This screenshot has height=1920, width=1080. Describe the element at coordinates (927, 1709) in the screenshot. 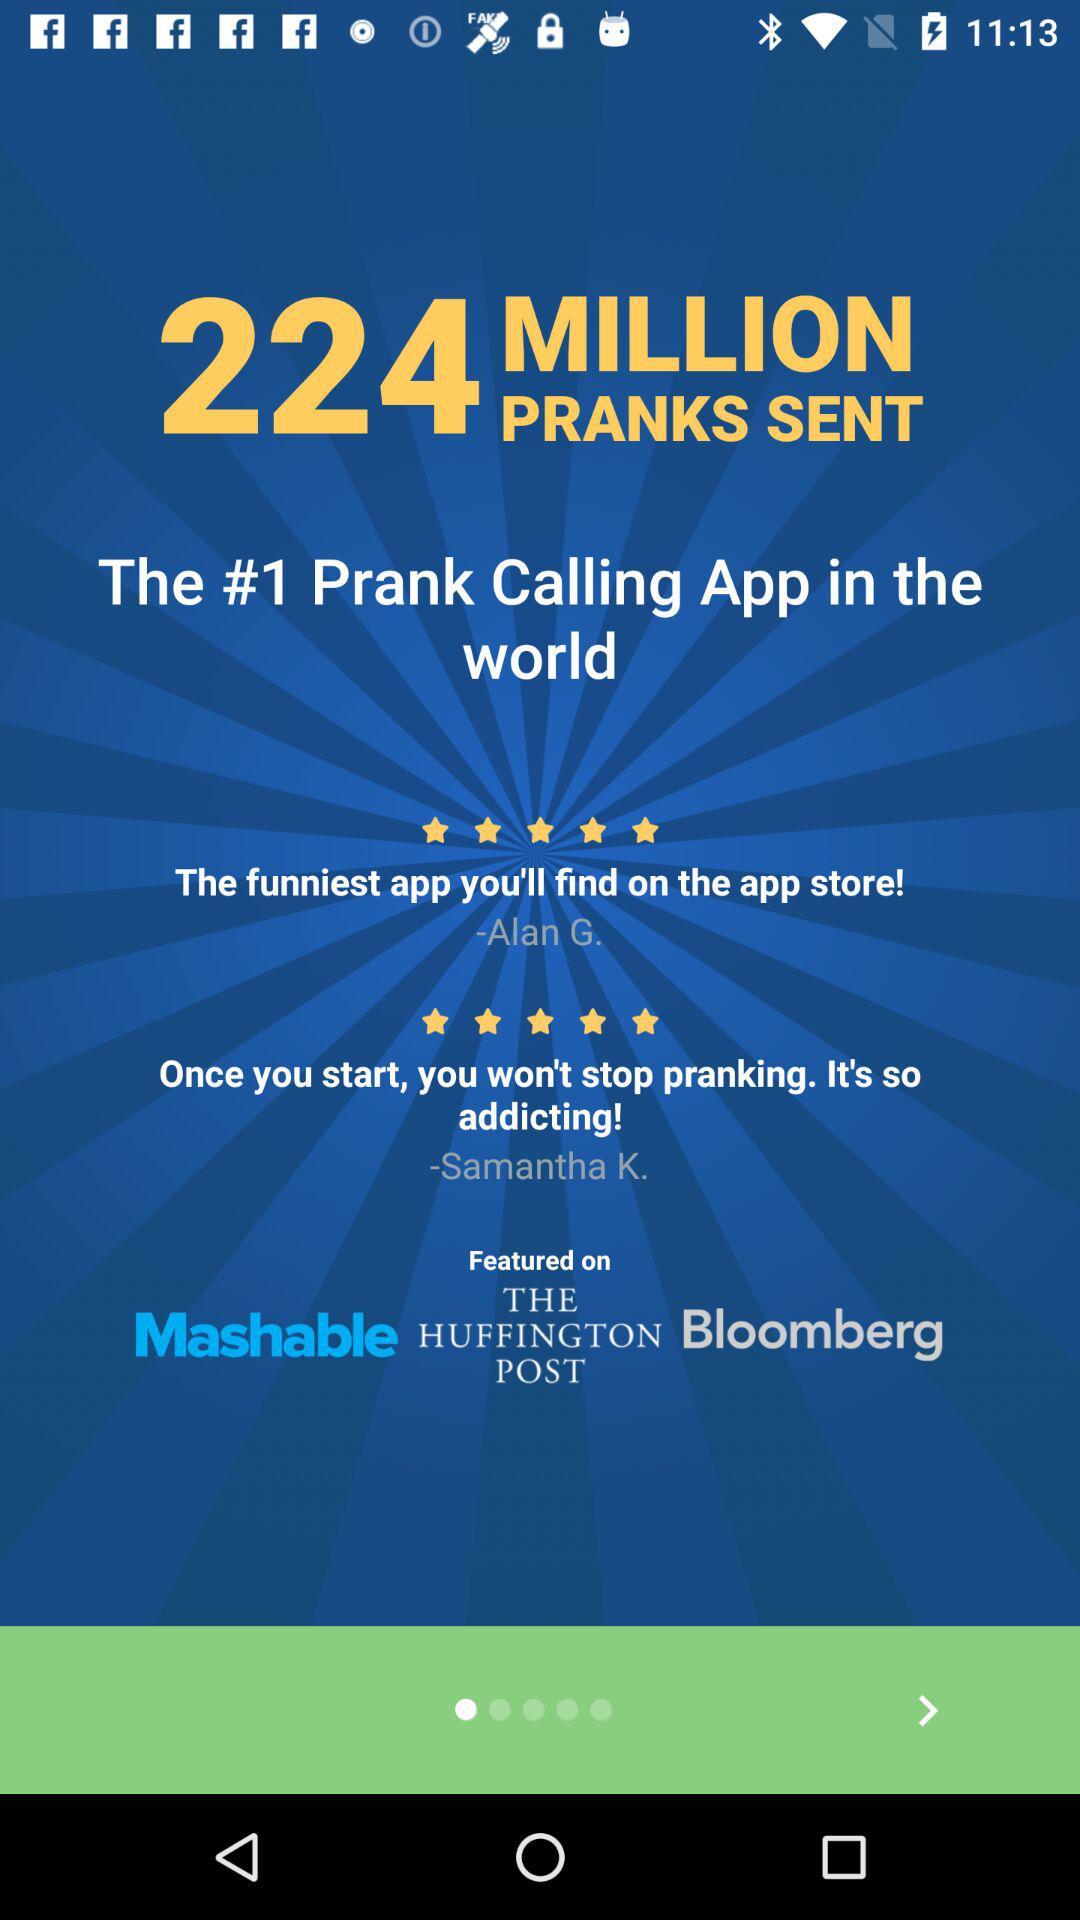

I see `the arrow_forward icon` at that location.